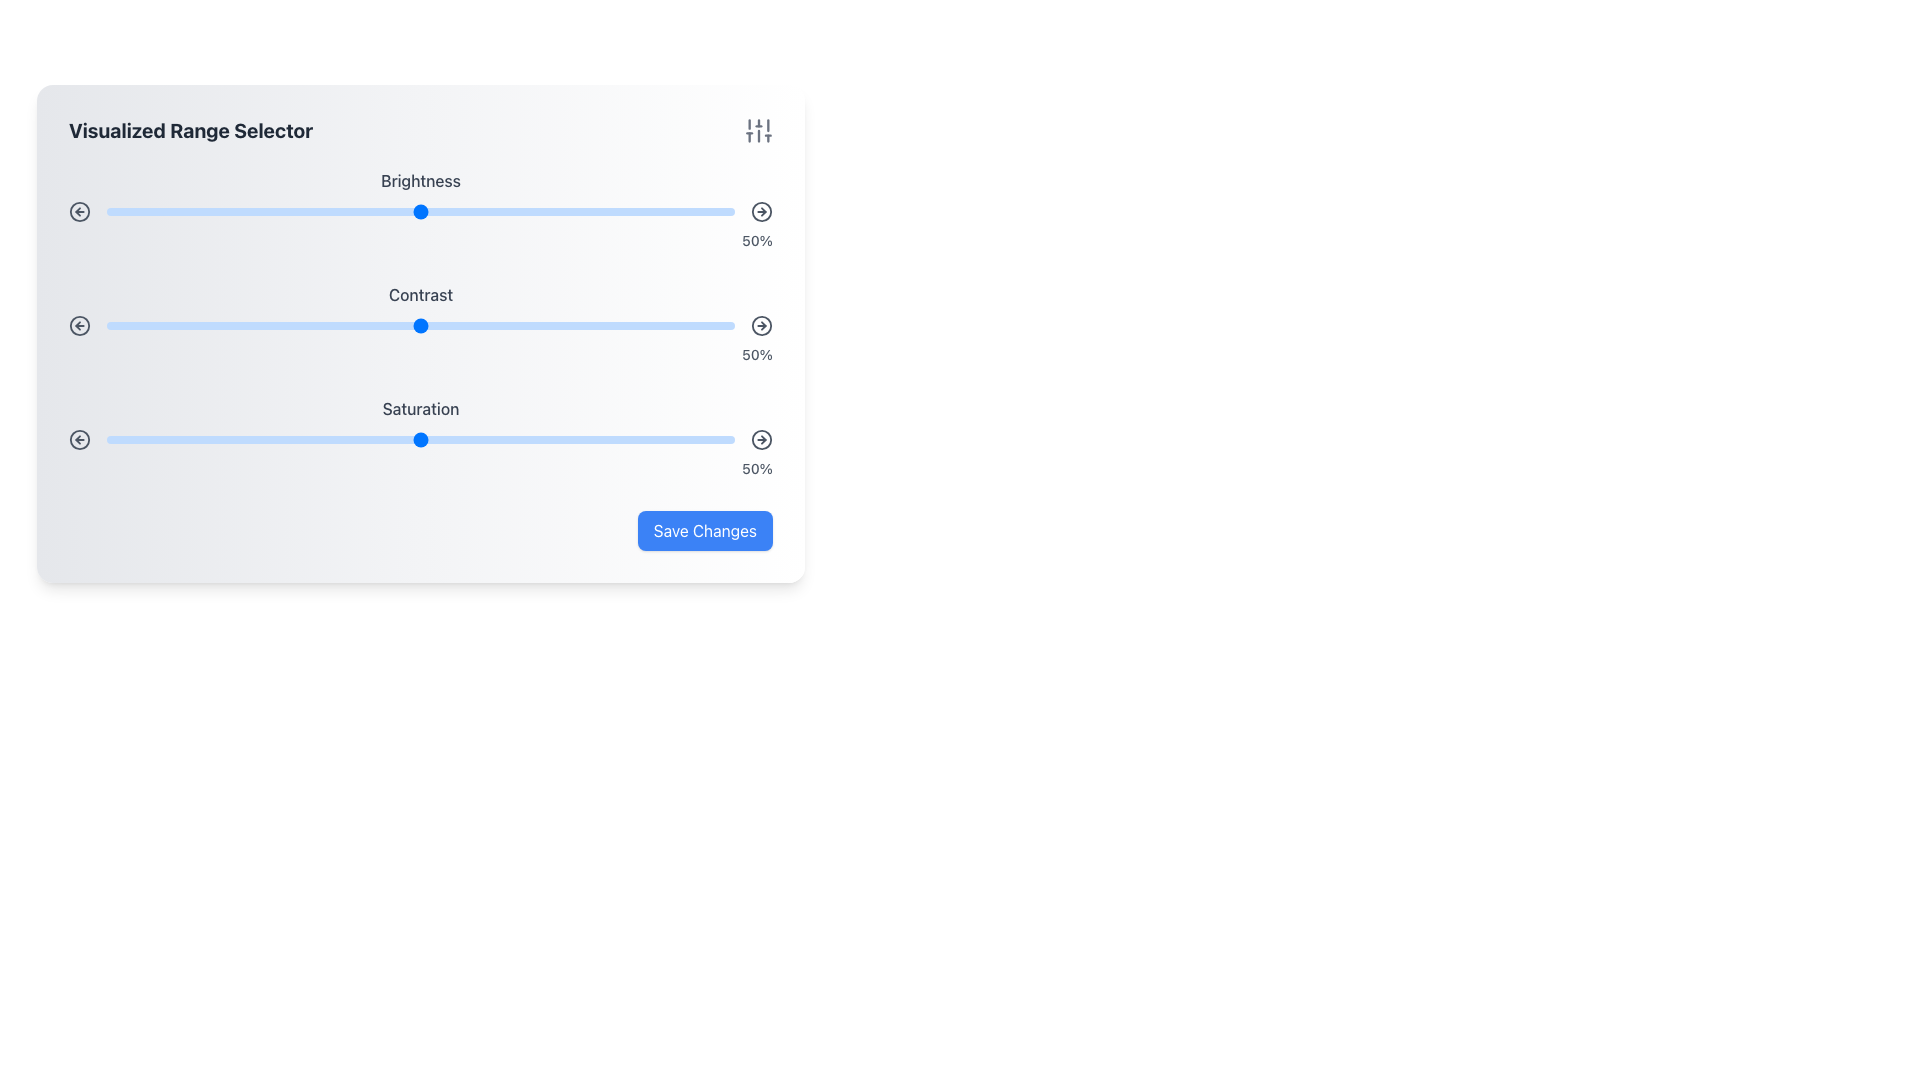  What do you see at coordinates (80, 212) in the screenshot?
I see `the circular icon located in the upper-left corner of the user interface, adjacent` at bounding box center [80, 212].